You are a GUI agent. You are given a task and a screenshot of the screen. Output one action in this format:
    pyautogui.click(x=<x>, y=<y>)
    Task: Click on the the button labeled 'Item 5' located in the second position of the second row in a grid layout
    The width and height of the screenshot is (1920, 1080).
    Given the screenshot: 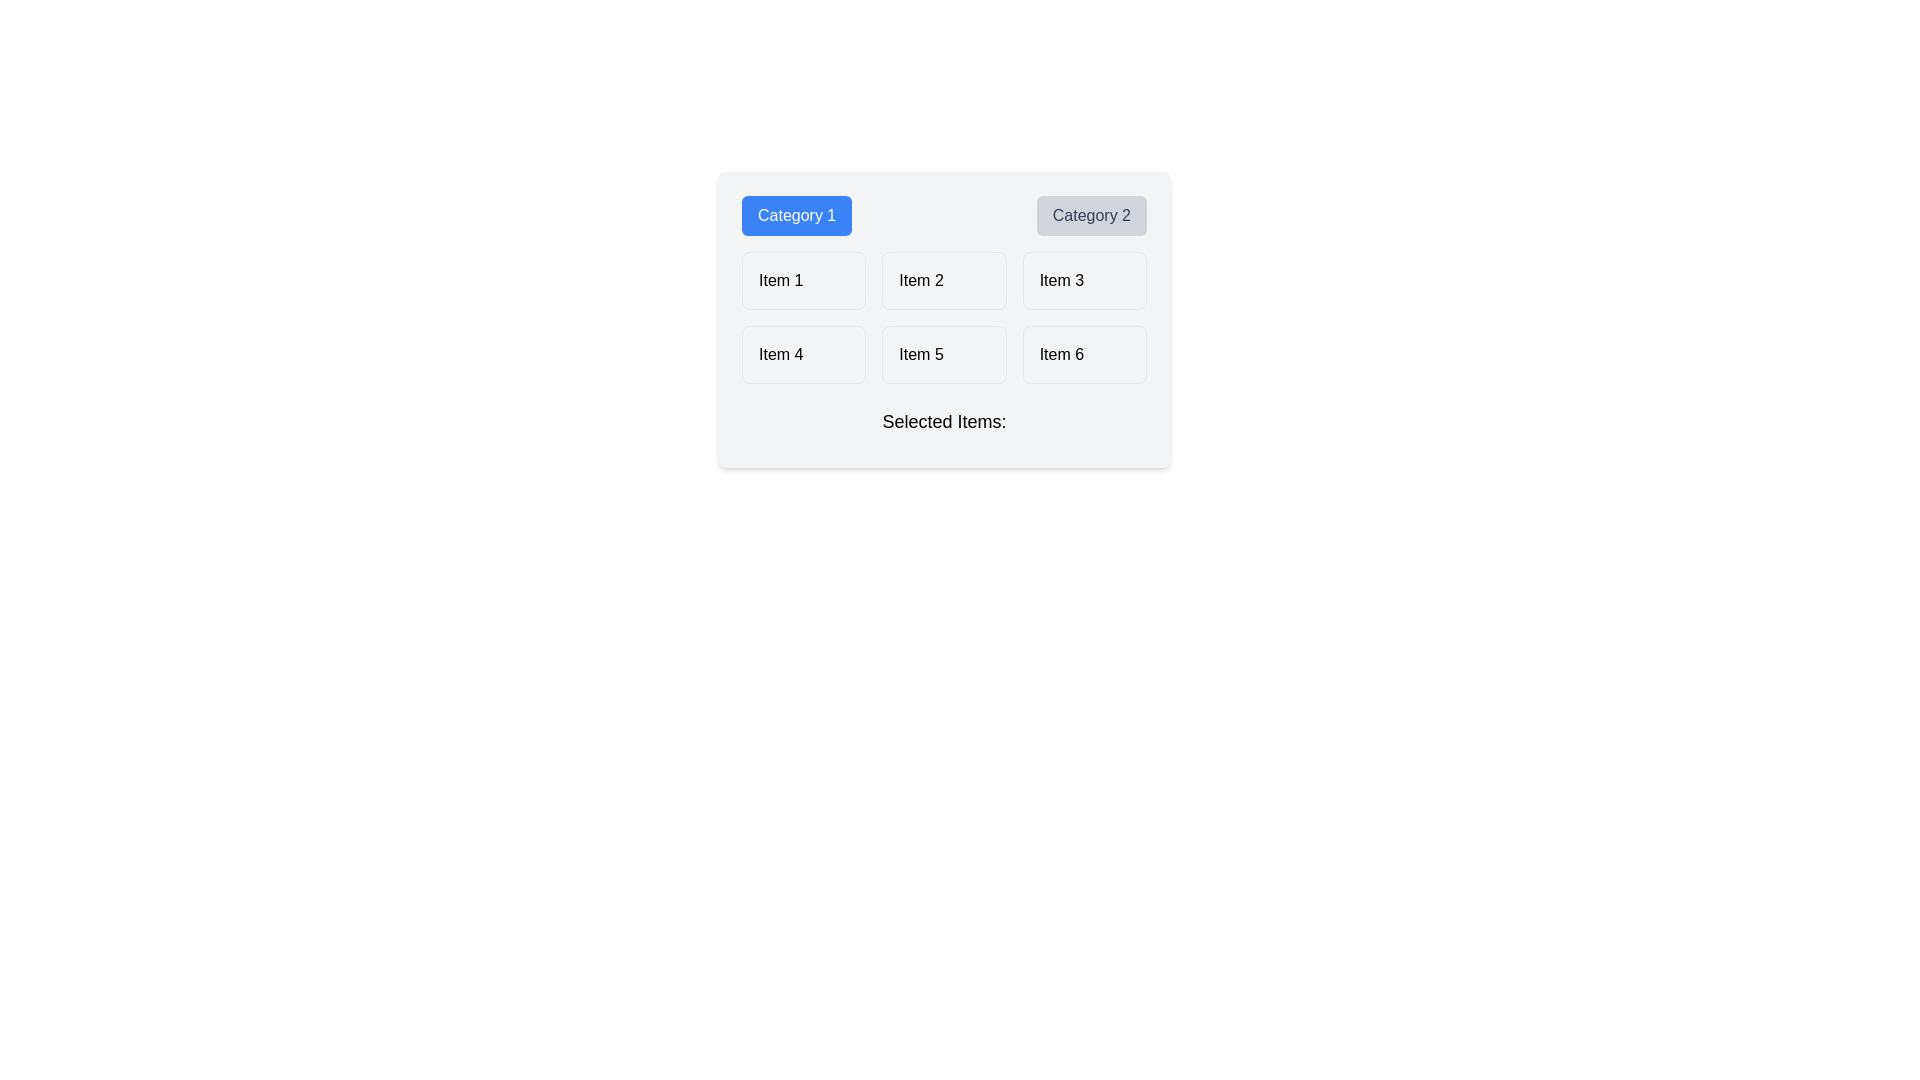 What is the action you would take?
    pyautogui.click(x=943, y=353)
    